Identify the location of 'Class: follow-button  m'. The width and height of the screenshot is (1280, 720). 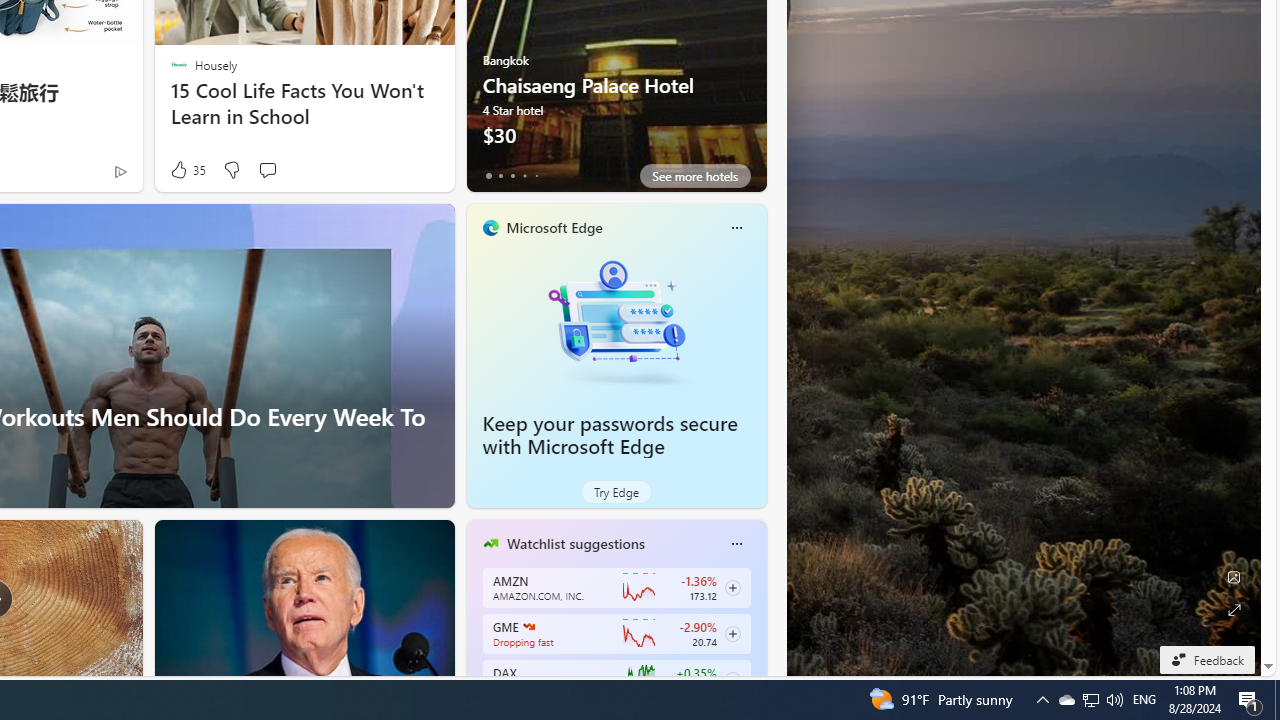
(731, 679).